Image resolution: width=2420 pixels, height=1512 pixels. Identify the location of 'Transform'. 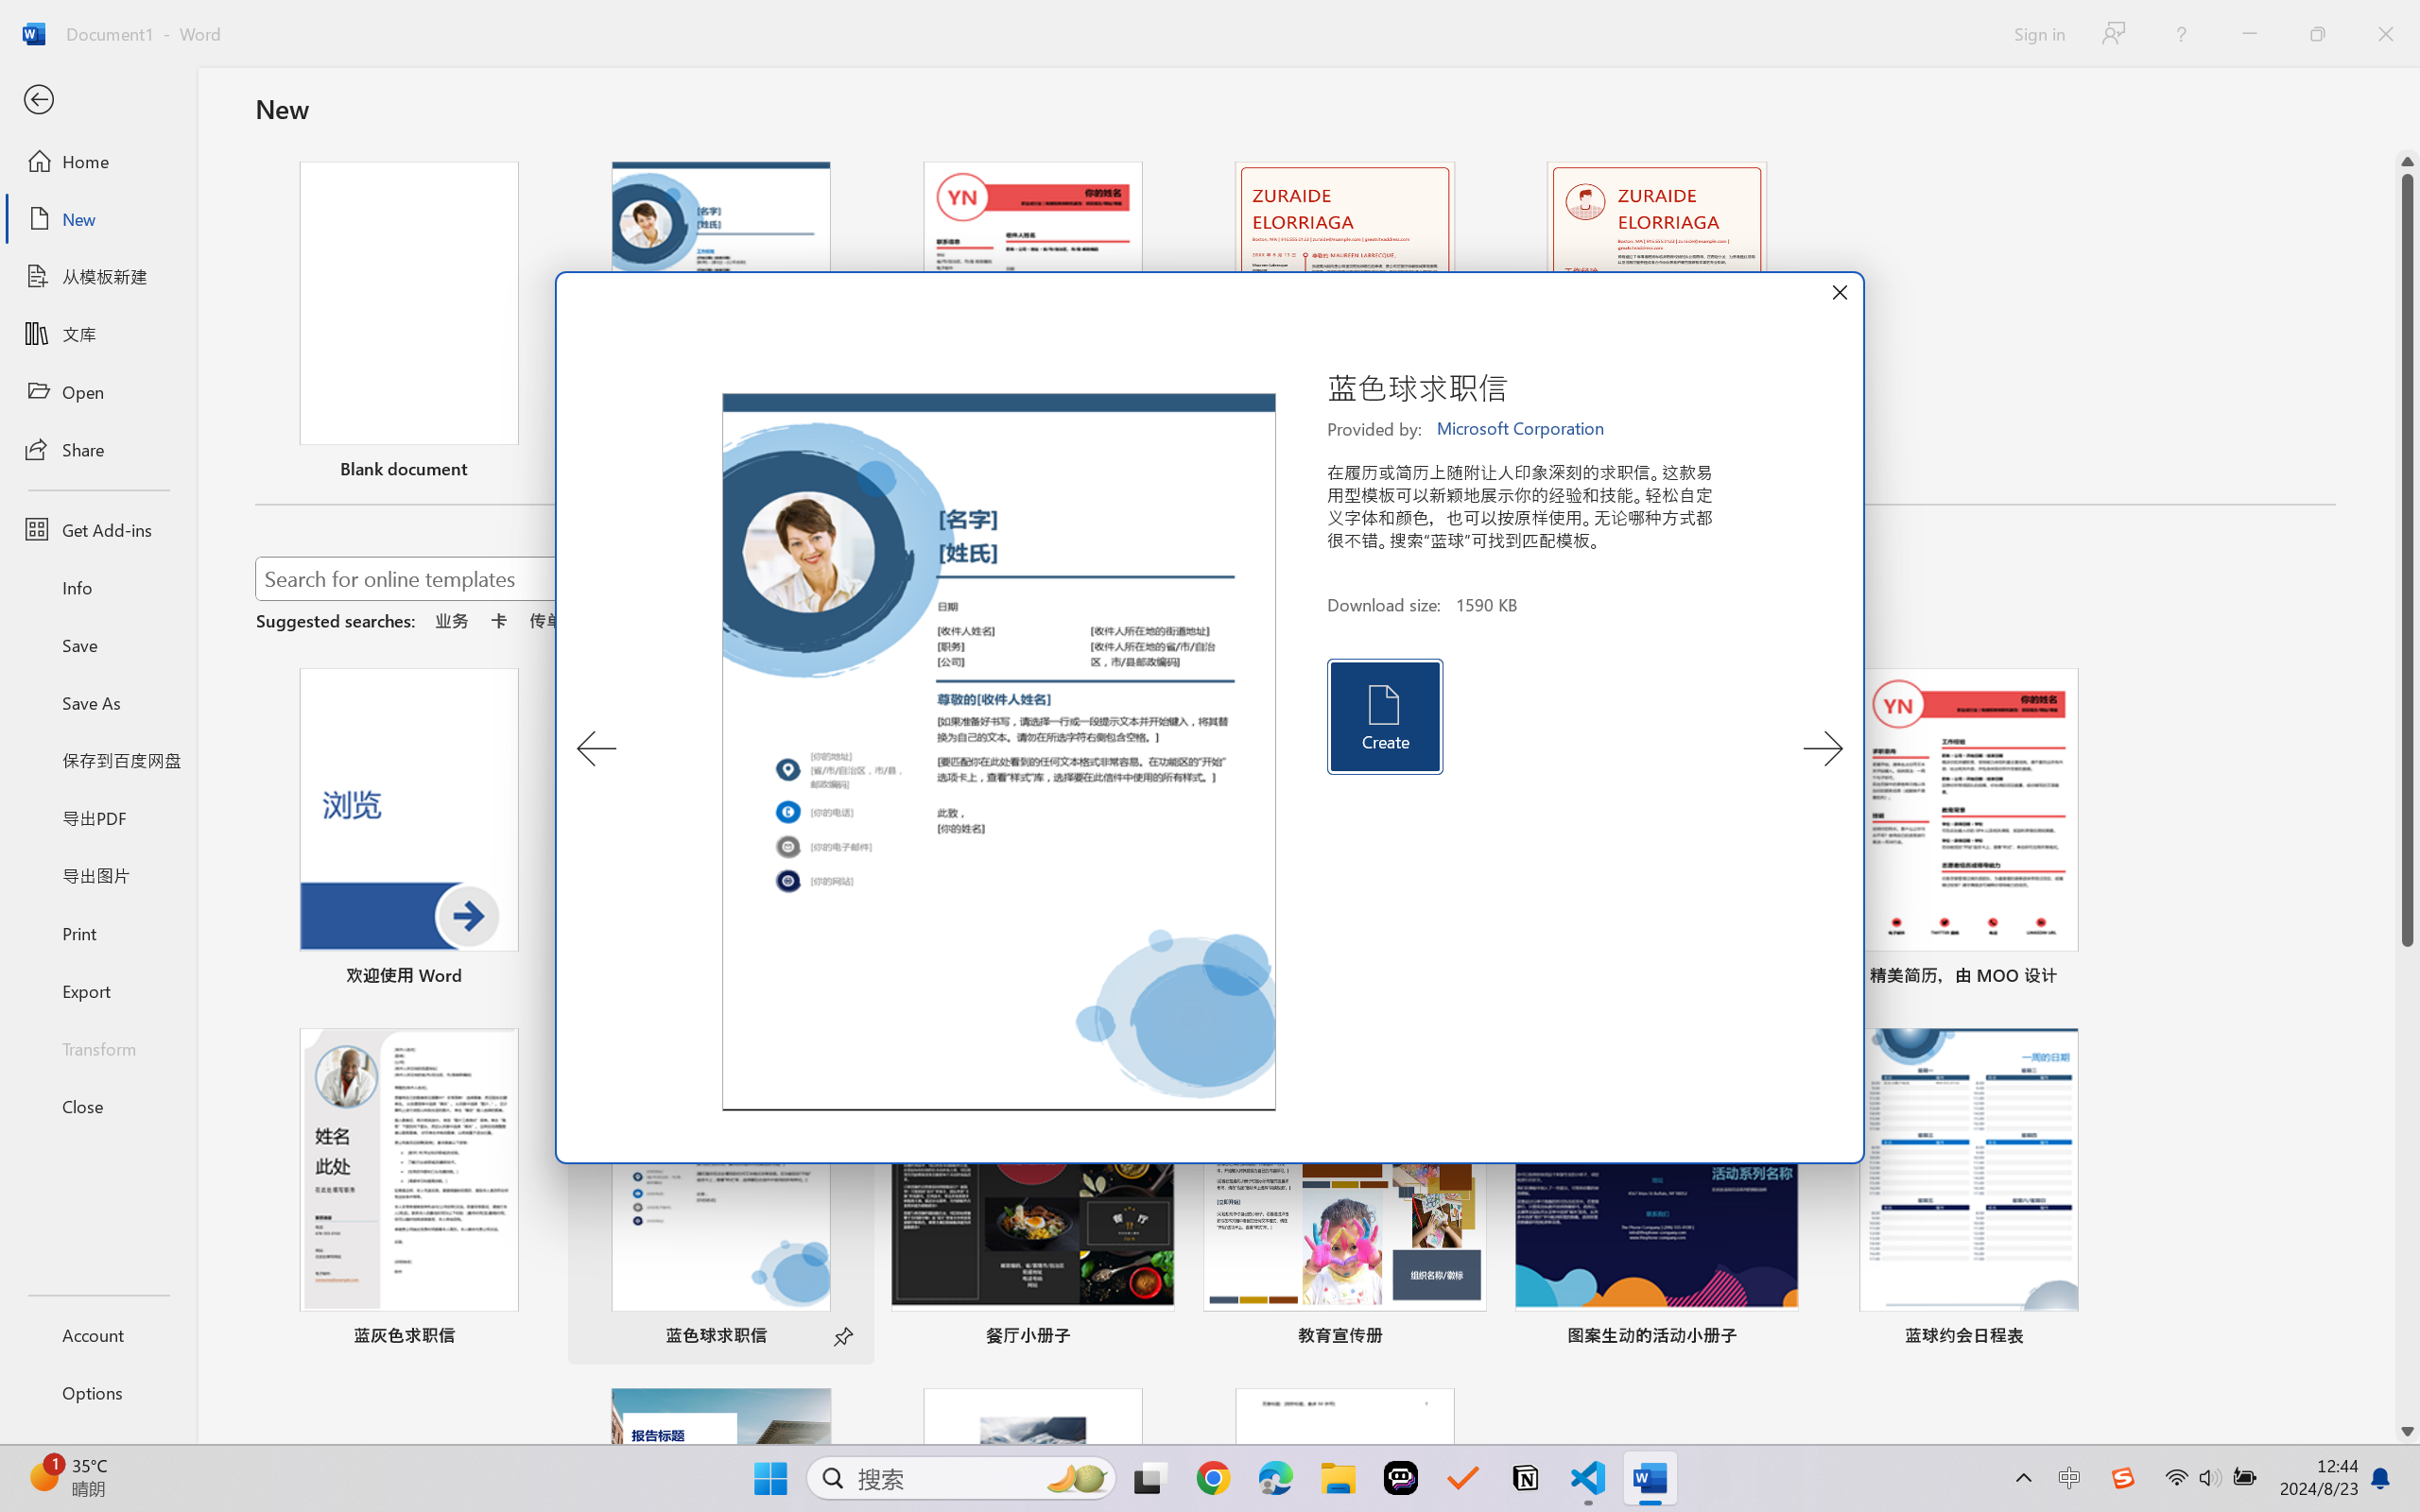
(97, 1046).